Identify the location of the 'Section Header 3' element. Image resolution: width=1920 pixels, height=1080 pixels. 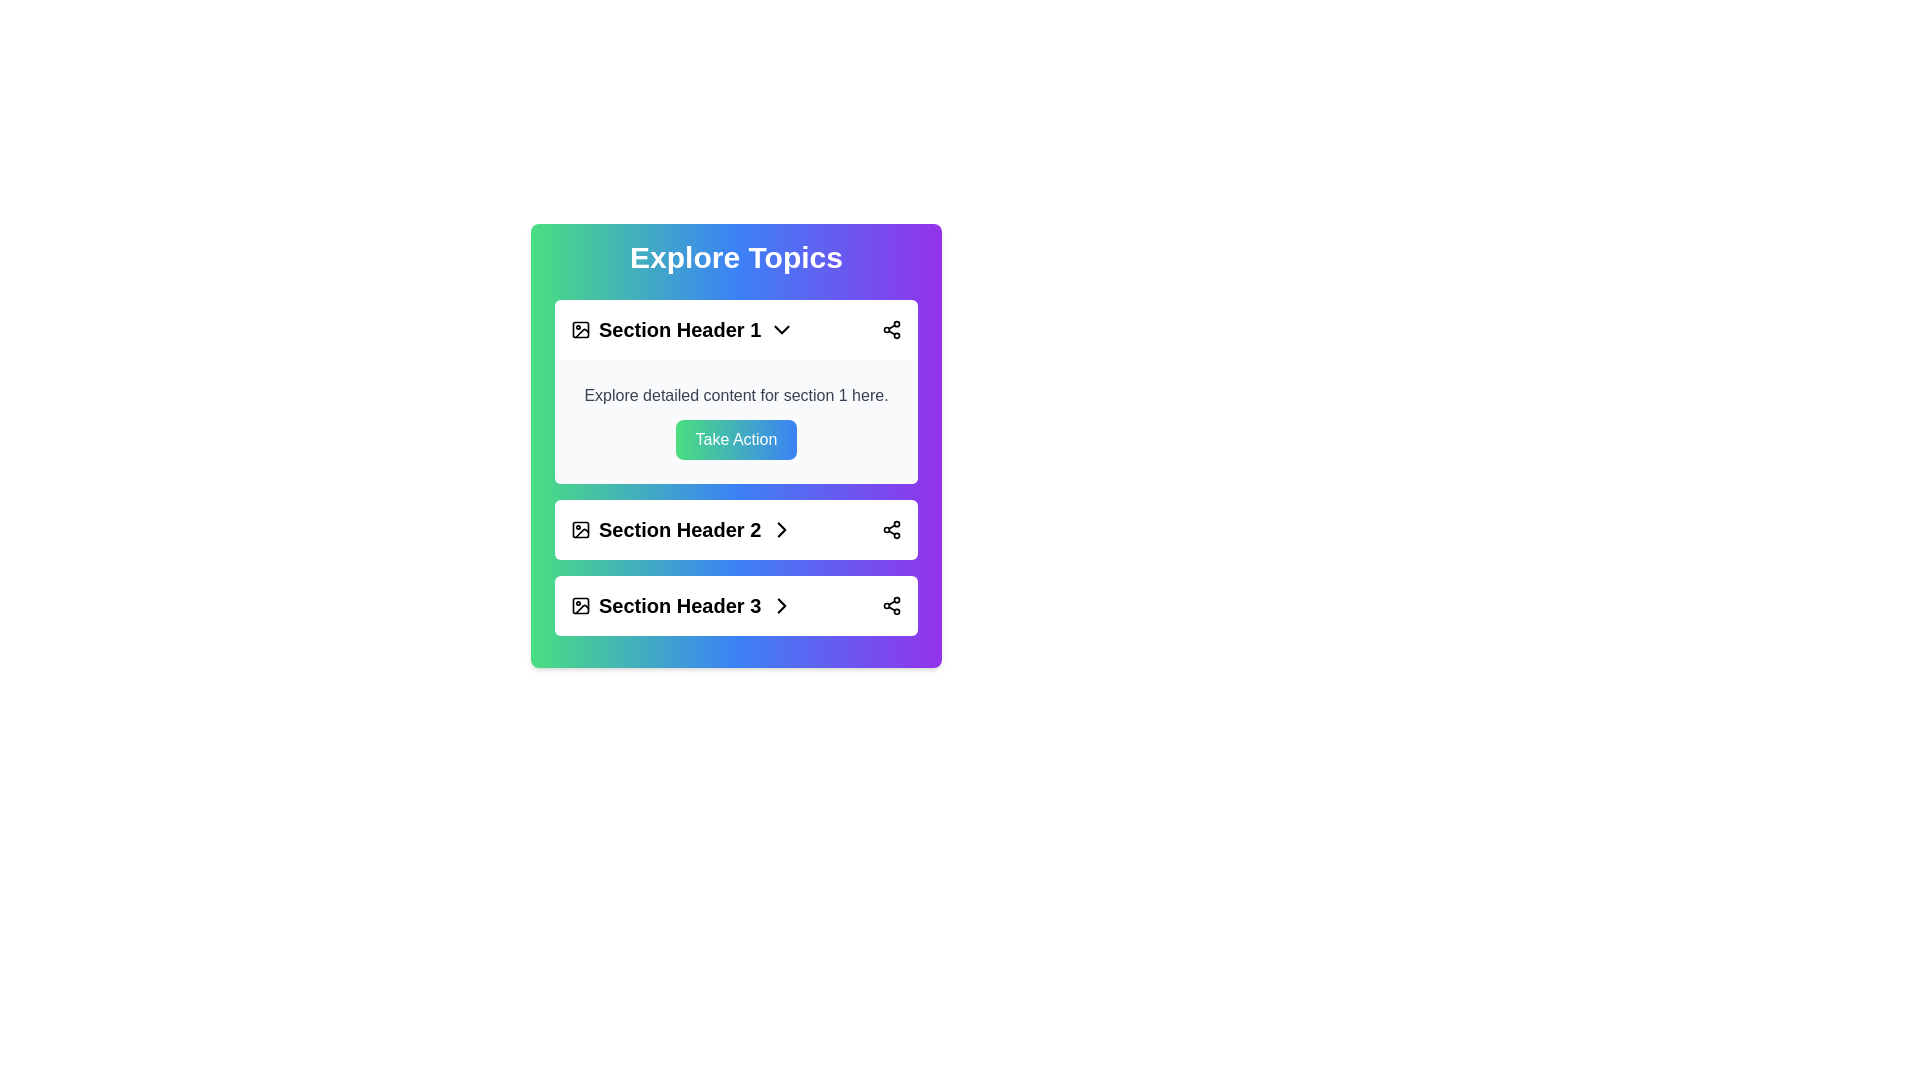
(683, 604).